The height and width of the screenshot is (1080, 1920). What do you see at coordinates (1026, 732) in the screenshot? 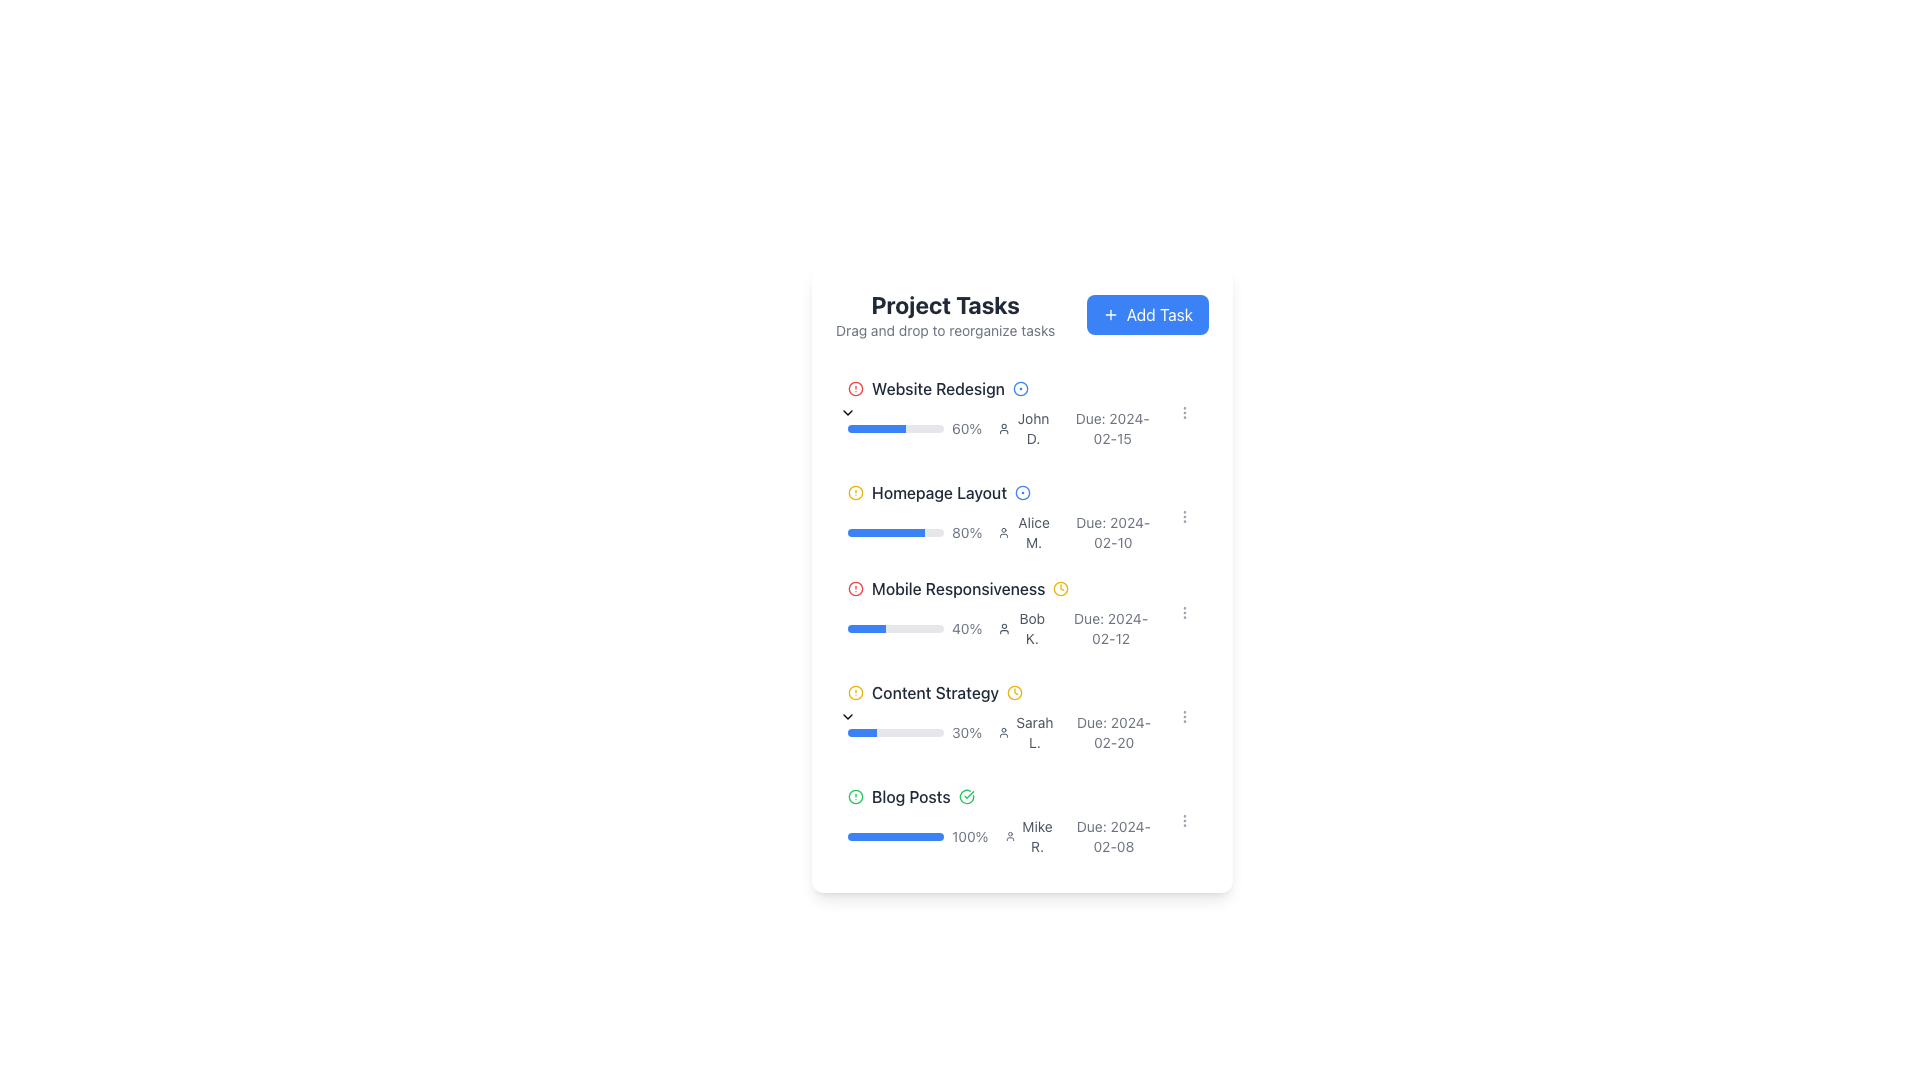
I see `the Label with the text 'Sarah L.' and user icon` at bounding box center [1026, 732].